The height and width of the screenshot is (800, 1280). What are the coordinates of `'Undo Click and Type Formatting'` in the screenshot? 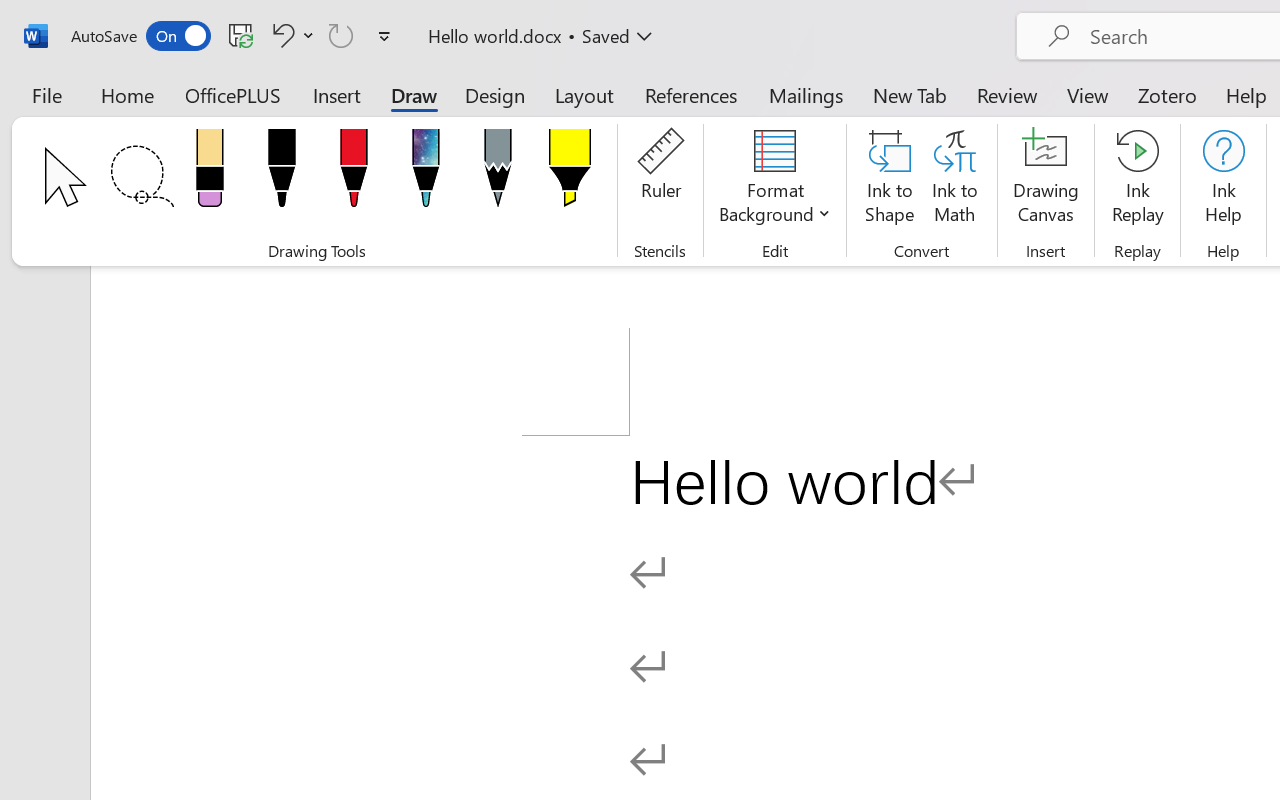 It's located at (279, 34).